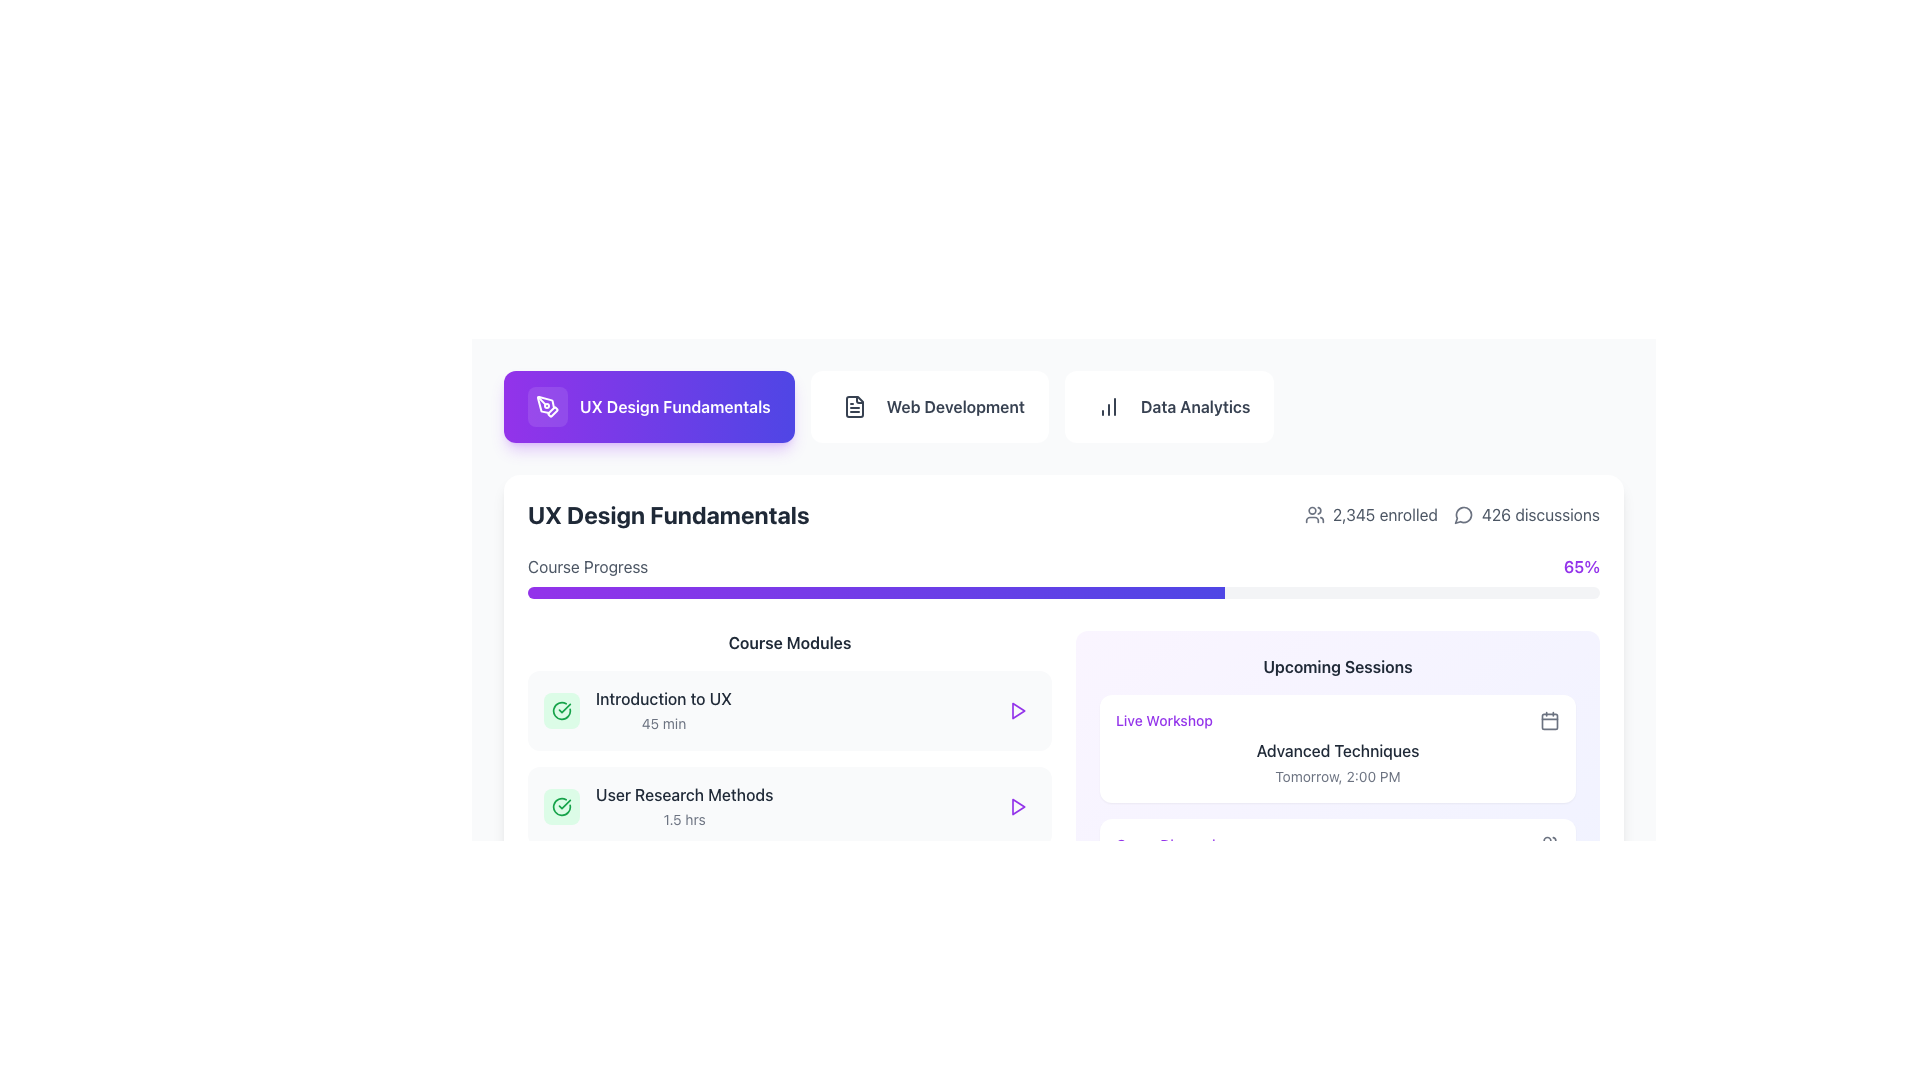  What do you see at coordinates (675, 406) in the screenshot?
I see `text label indicating 'UX Design Fundamentals' located in the center-right of the navigation header button` at bounding box center [675, 406].